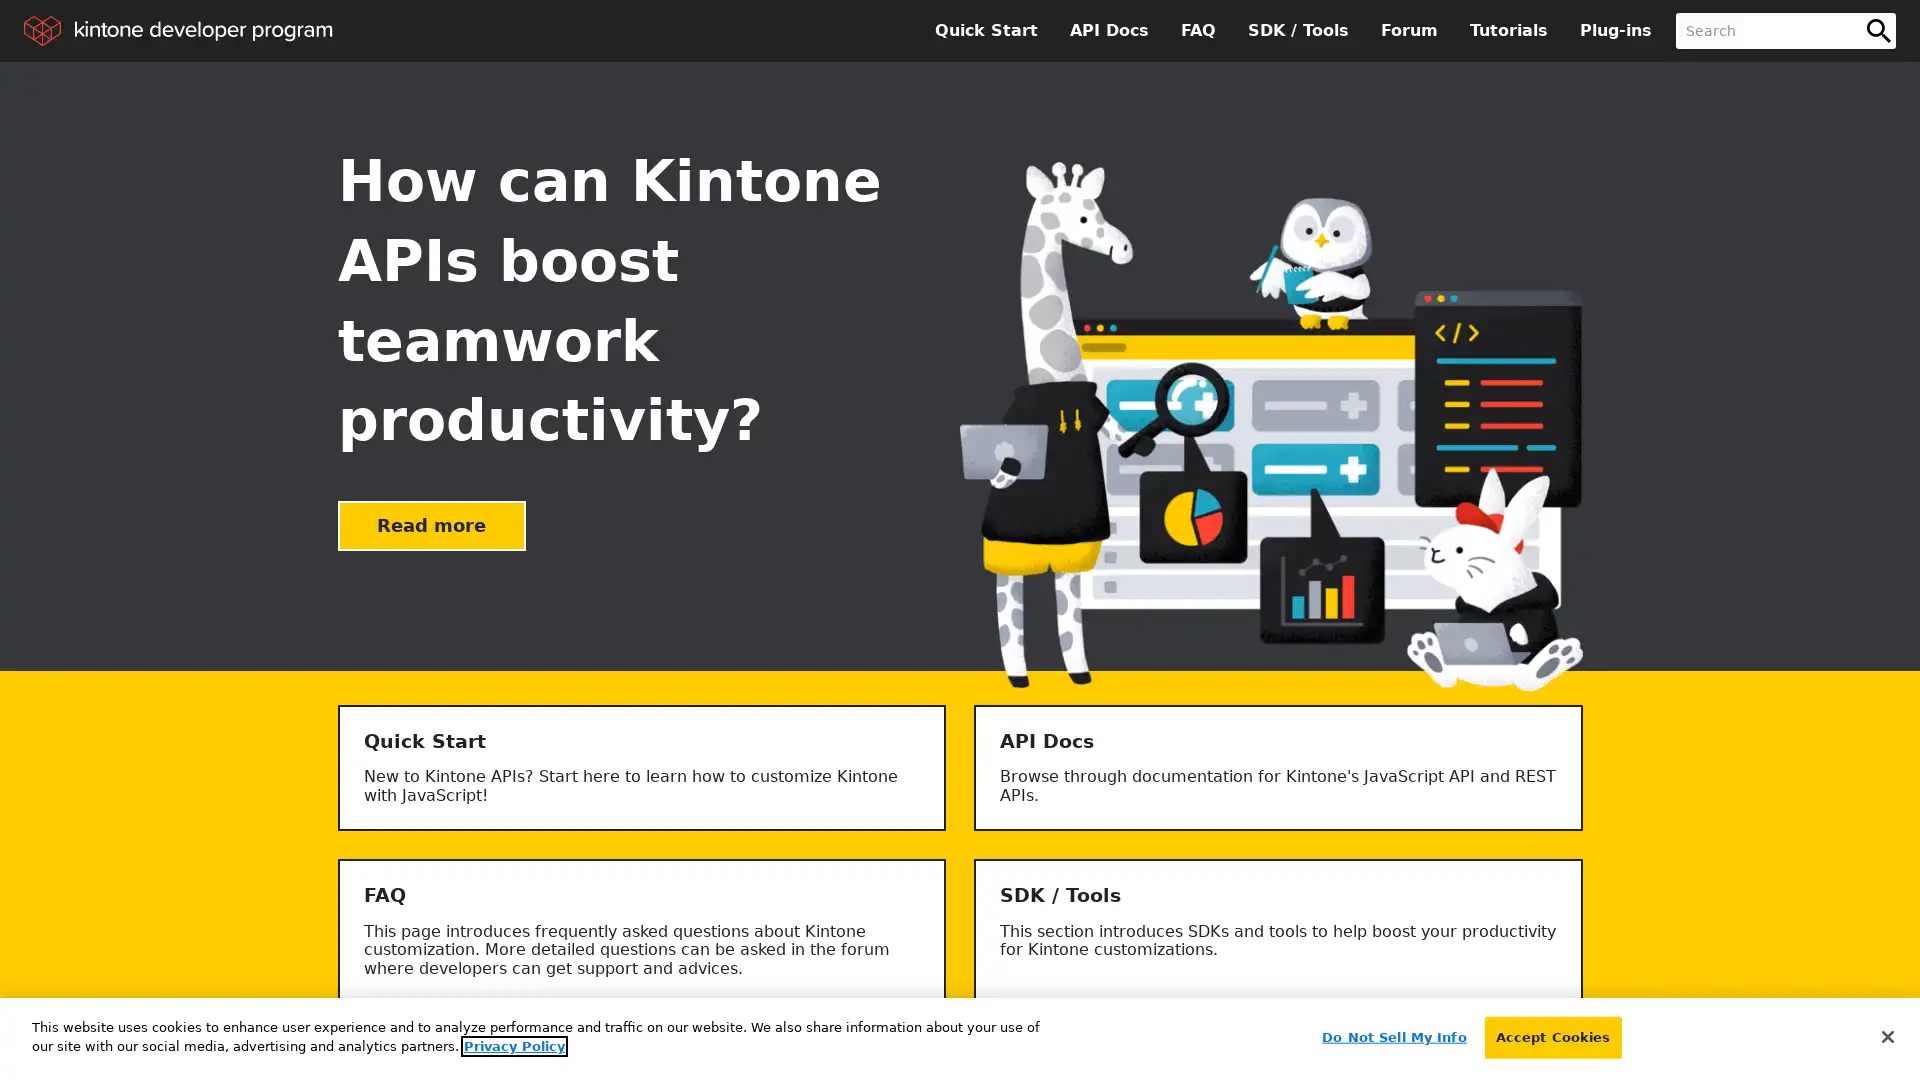  What do you see at coordinates (1877, 30) in the screenshot?
I see `Search` at bounding box center [1877, 30].